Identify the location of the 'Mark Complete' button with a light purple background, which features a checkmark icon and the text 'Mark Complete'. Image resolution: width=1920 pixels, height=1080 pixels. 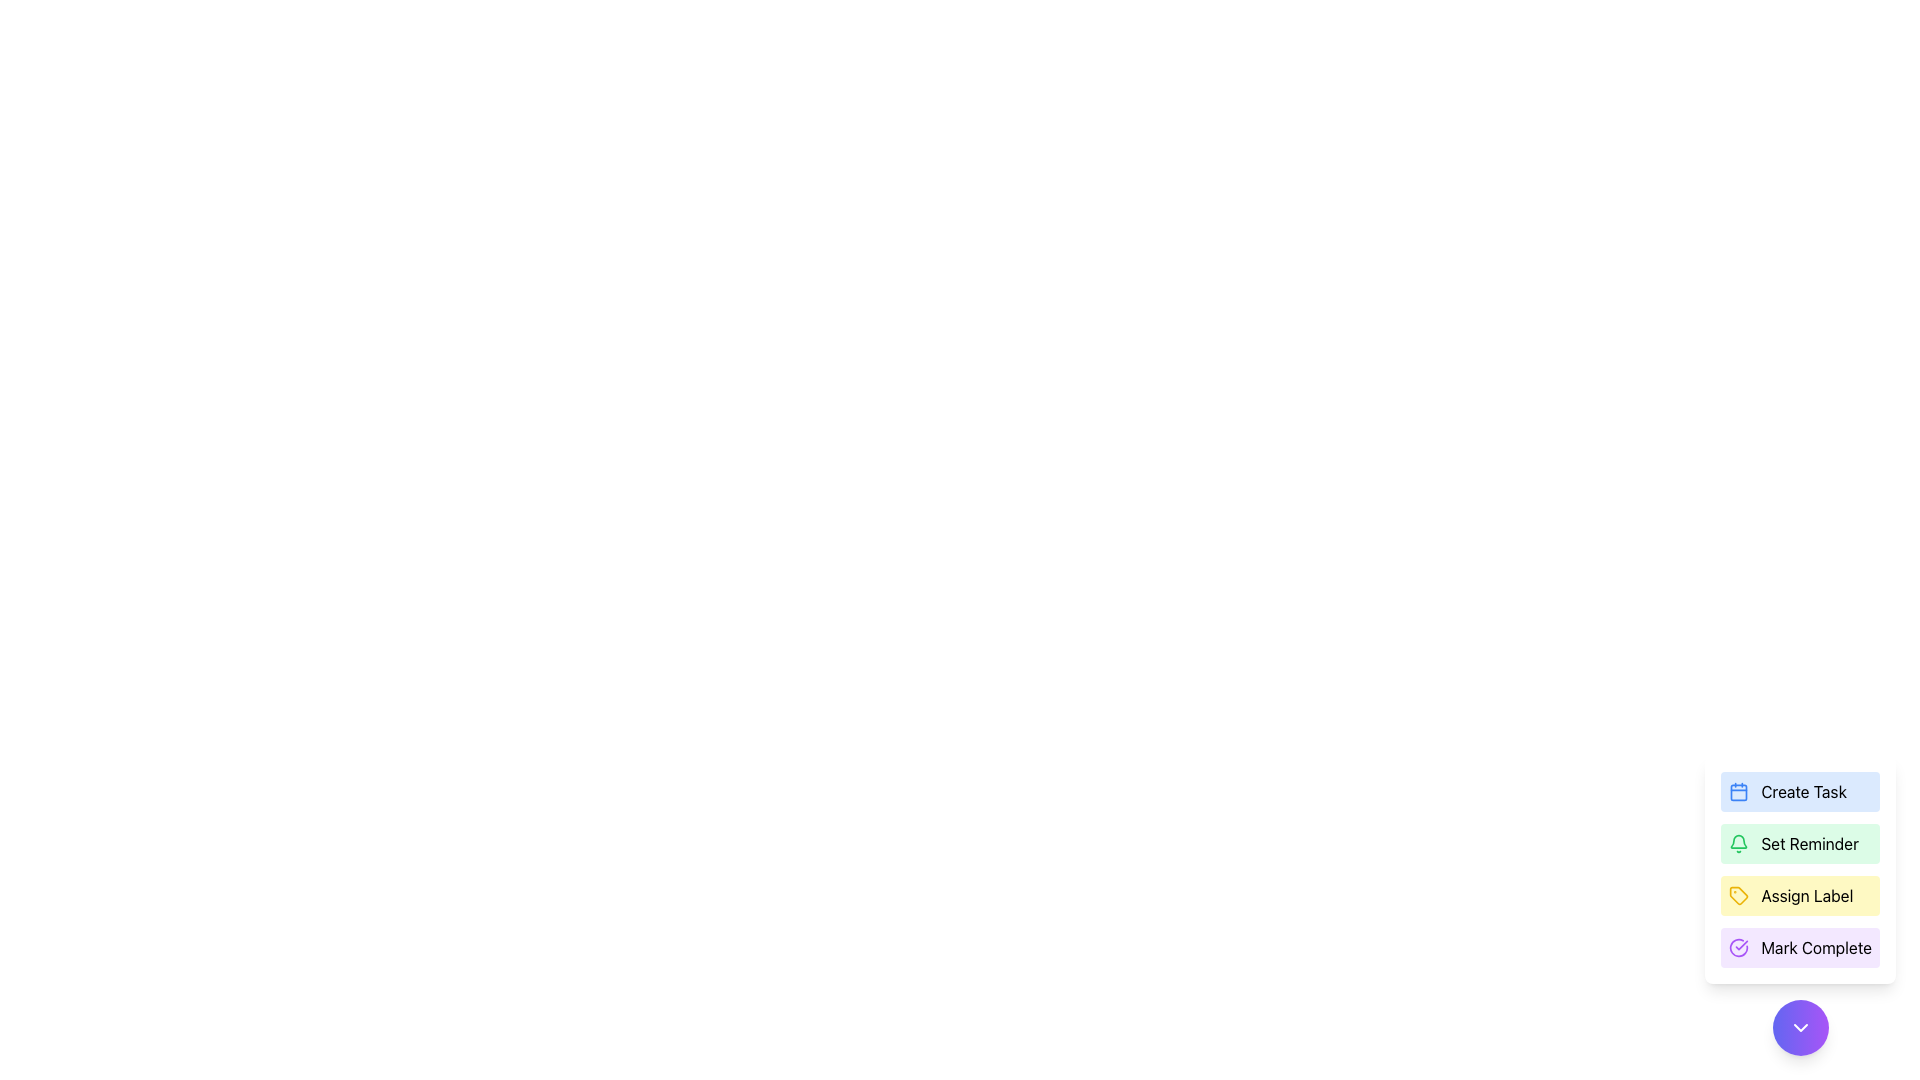
(1800, 947).